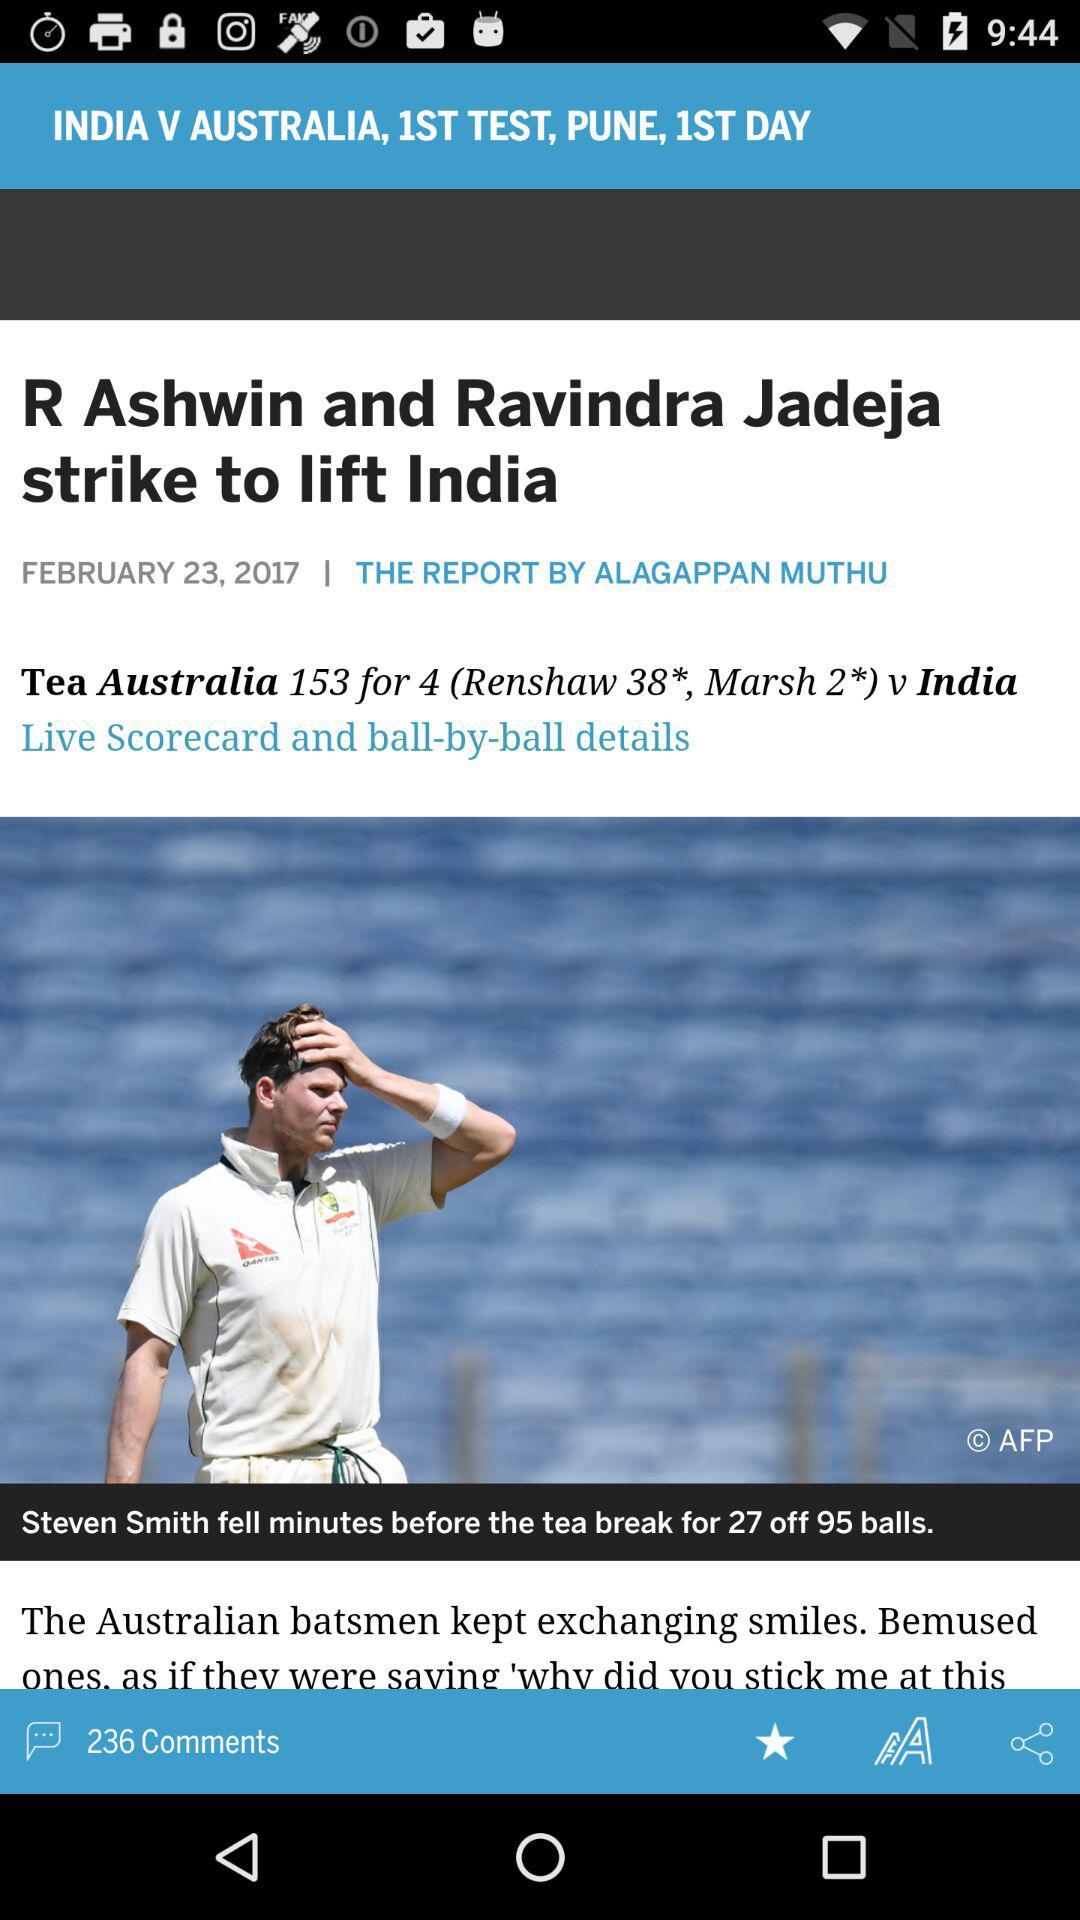 The image size is (1080, 1920). I want to click on watch live stream, so click(540, 720).